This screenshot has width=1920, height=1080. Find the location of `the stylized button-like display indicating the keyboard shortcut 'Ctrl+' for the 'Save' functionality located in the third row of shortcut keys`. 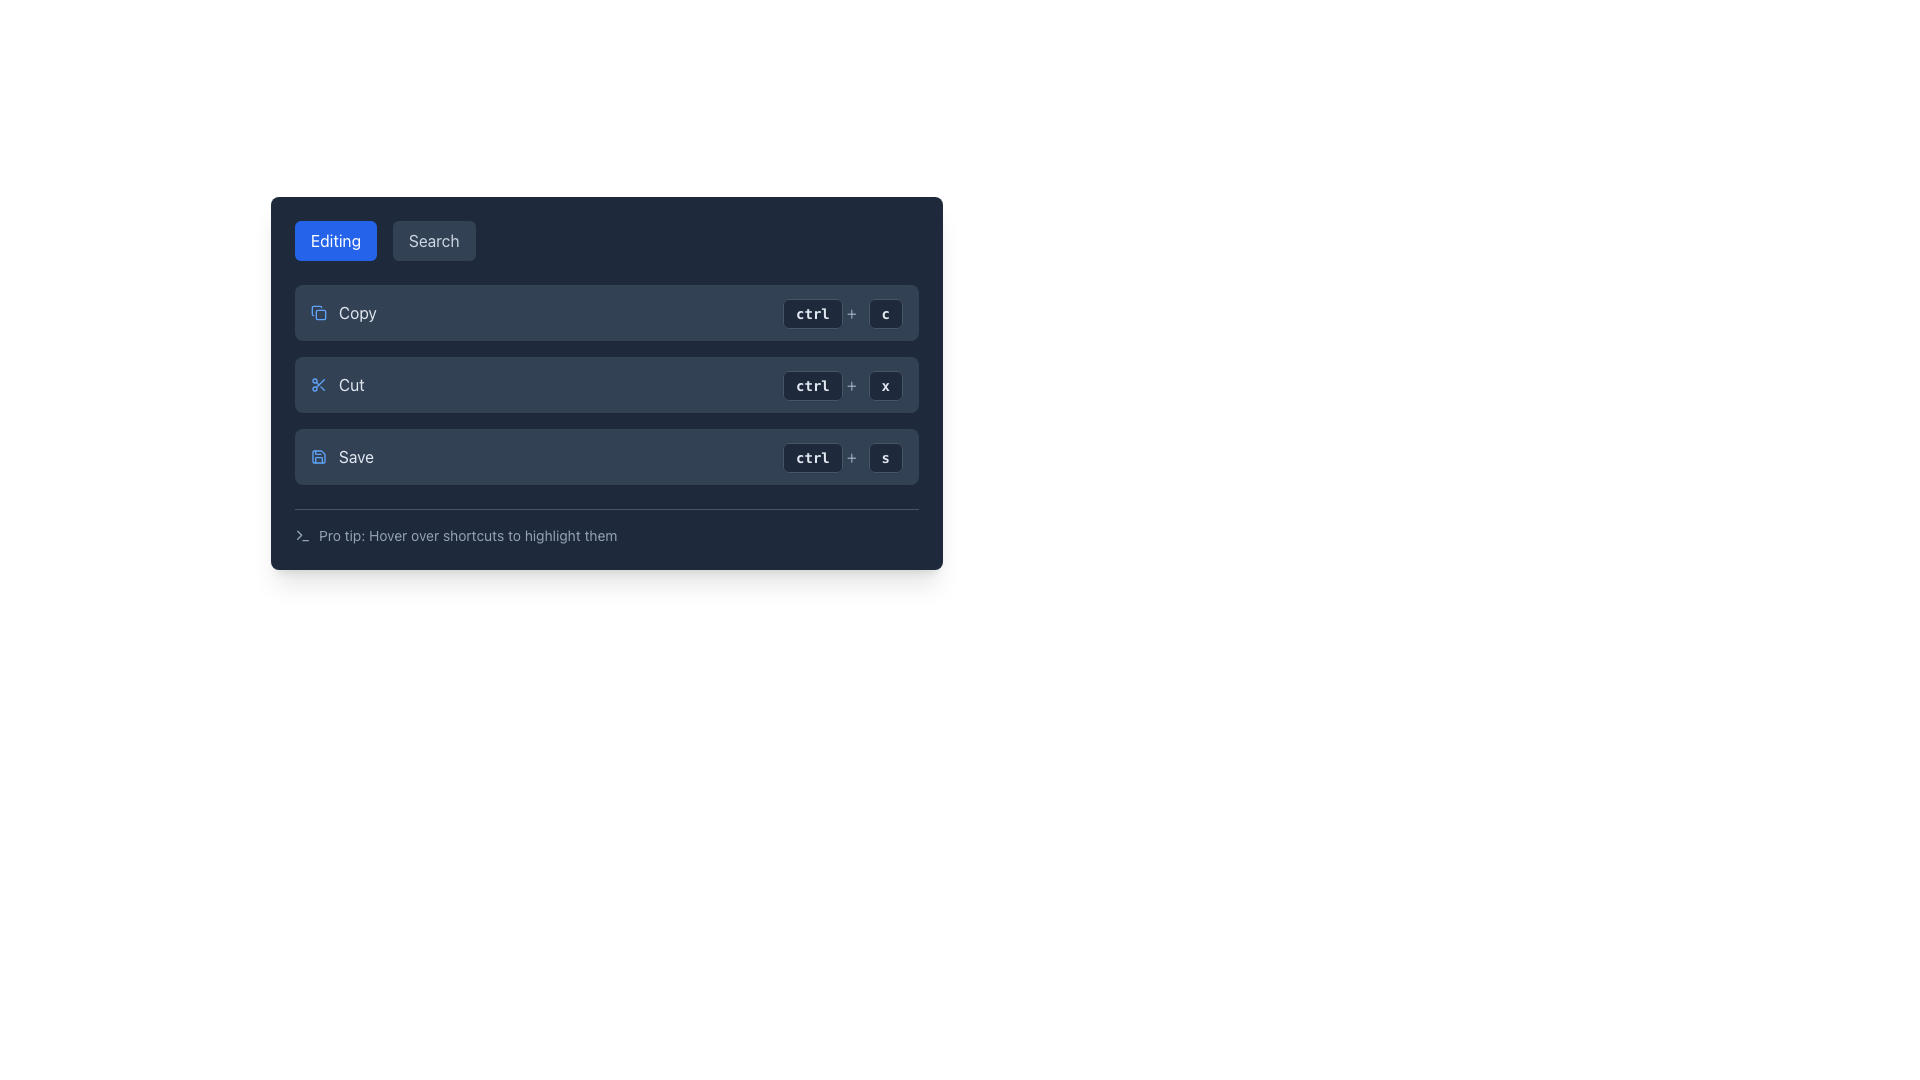

the stylized button-like display indicating the keyboard shortcut 'Ctrl+' for the 'Save' functionality located in the third row of shortcut keys is located at coordinates (821, 456).